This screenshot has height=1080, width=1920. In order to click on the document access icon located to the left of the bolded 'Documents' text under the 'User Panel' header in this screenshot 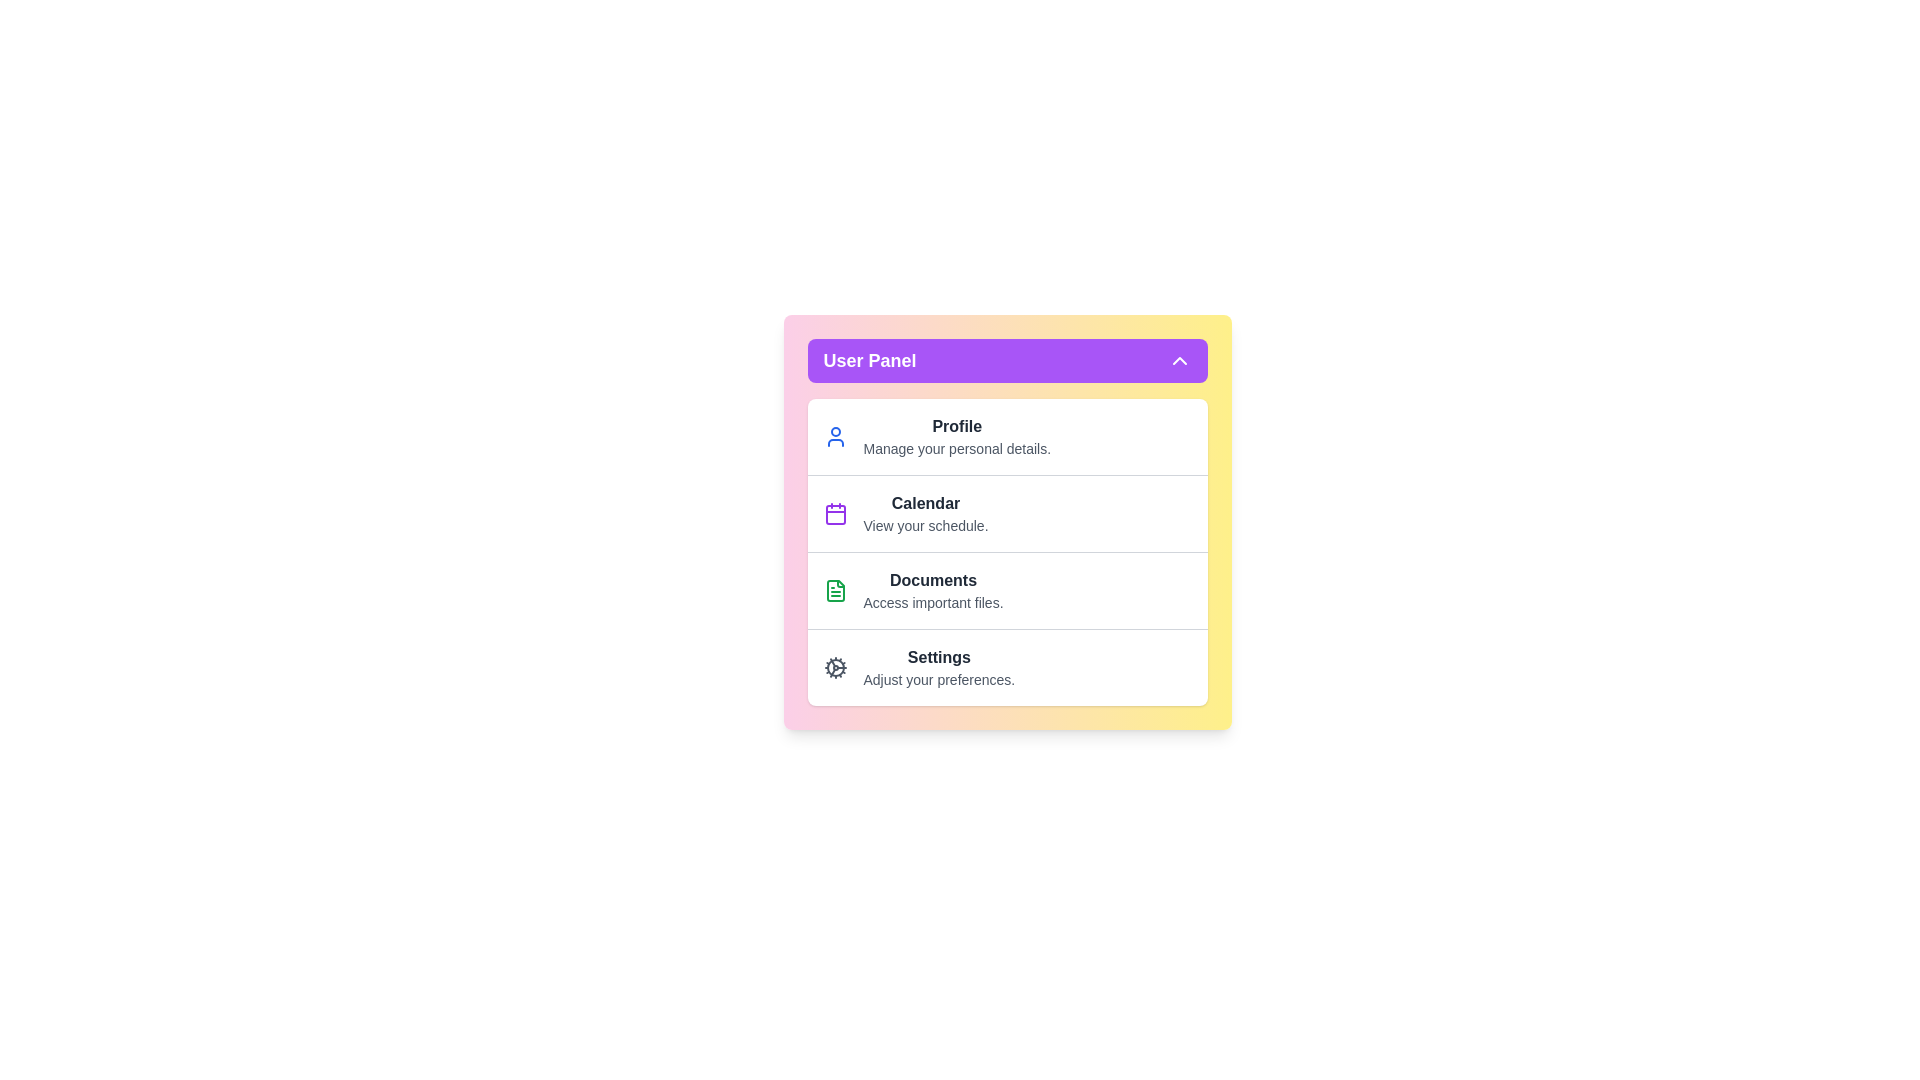, I will do `click(835, 589)`.